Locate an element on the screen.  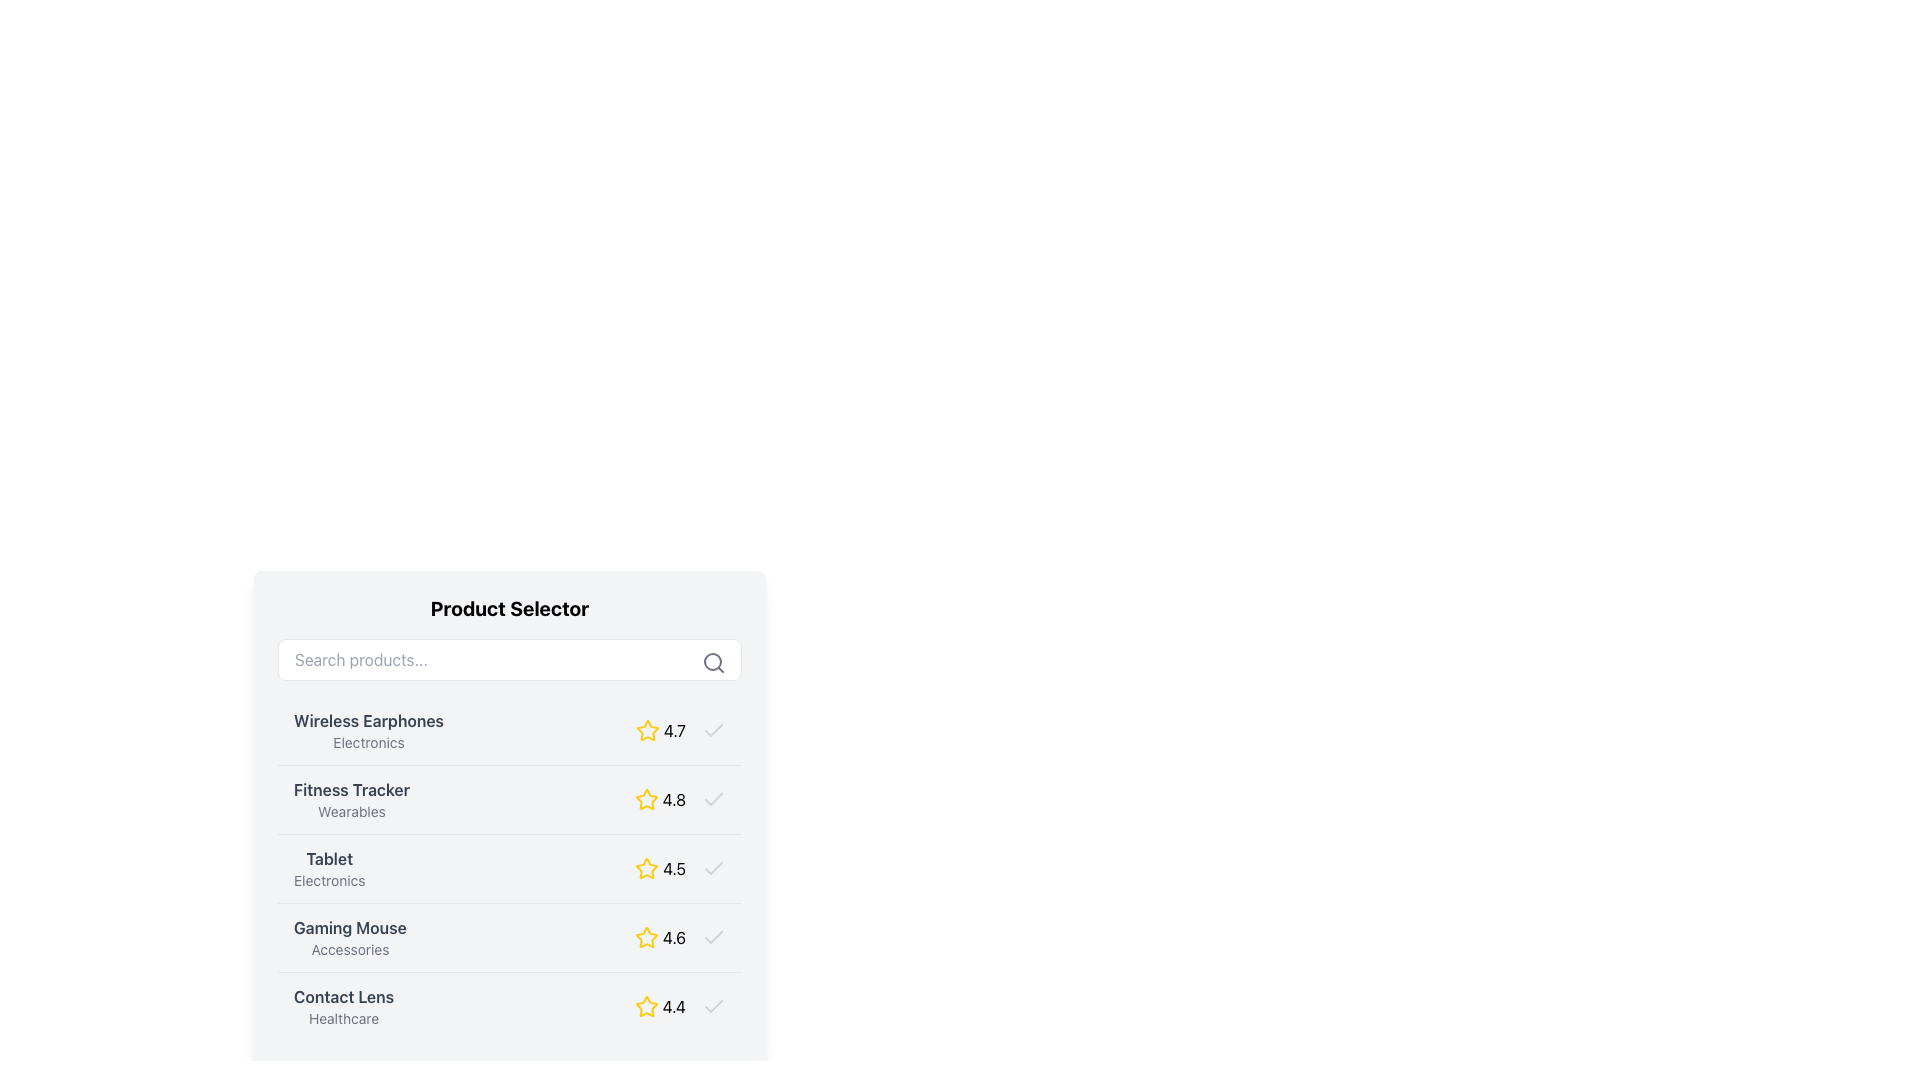
the 'Fitness Tracker' list item label, which is the second item in the 'Product Selector' list, positioned between 'Wireless Earphones' and 'Tablet' is located at coordinates (351, 798).